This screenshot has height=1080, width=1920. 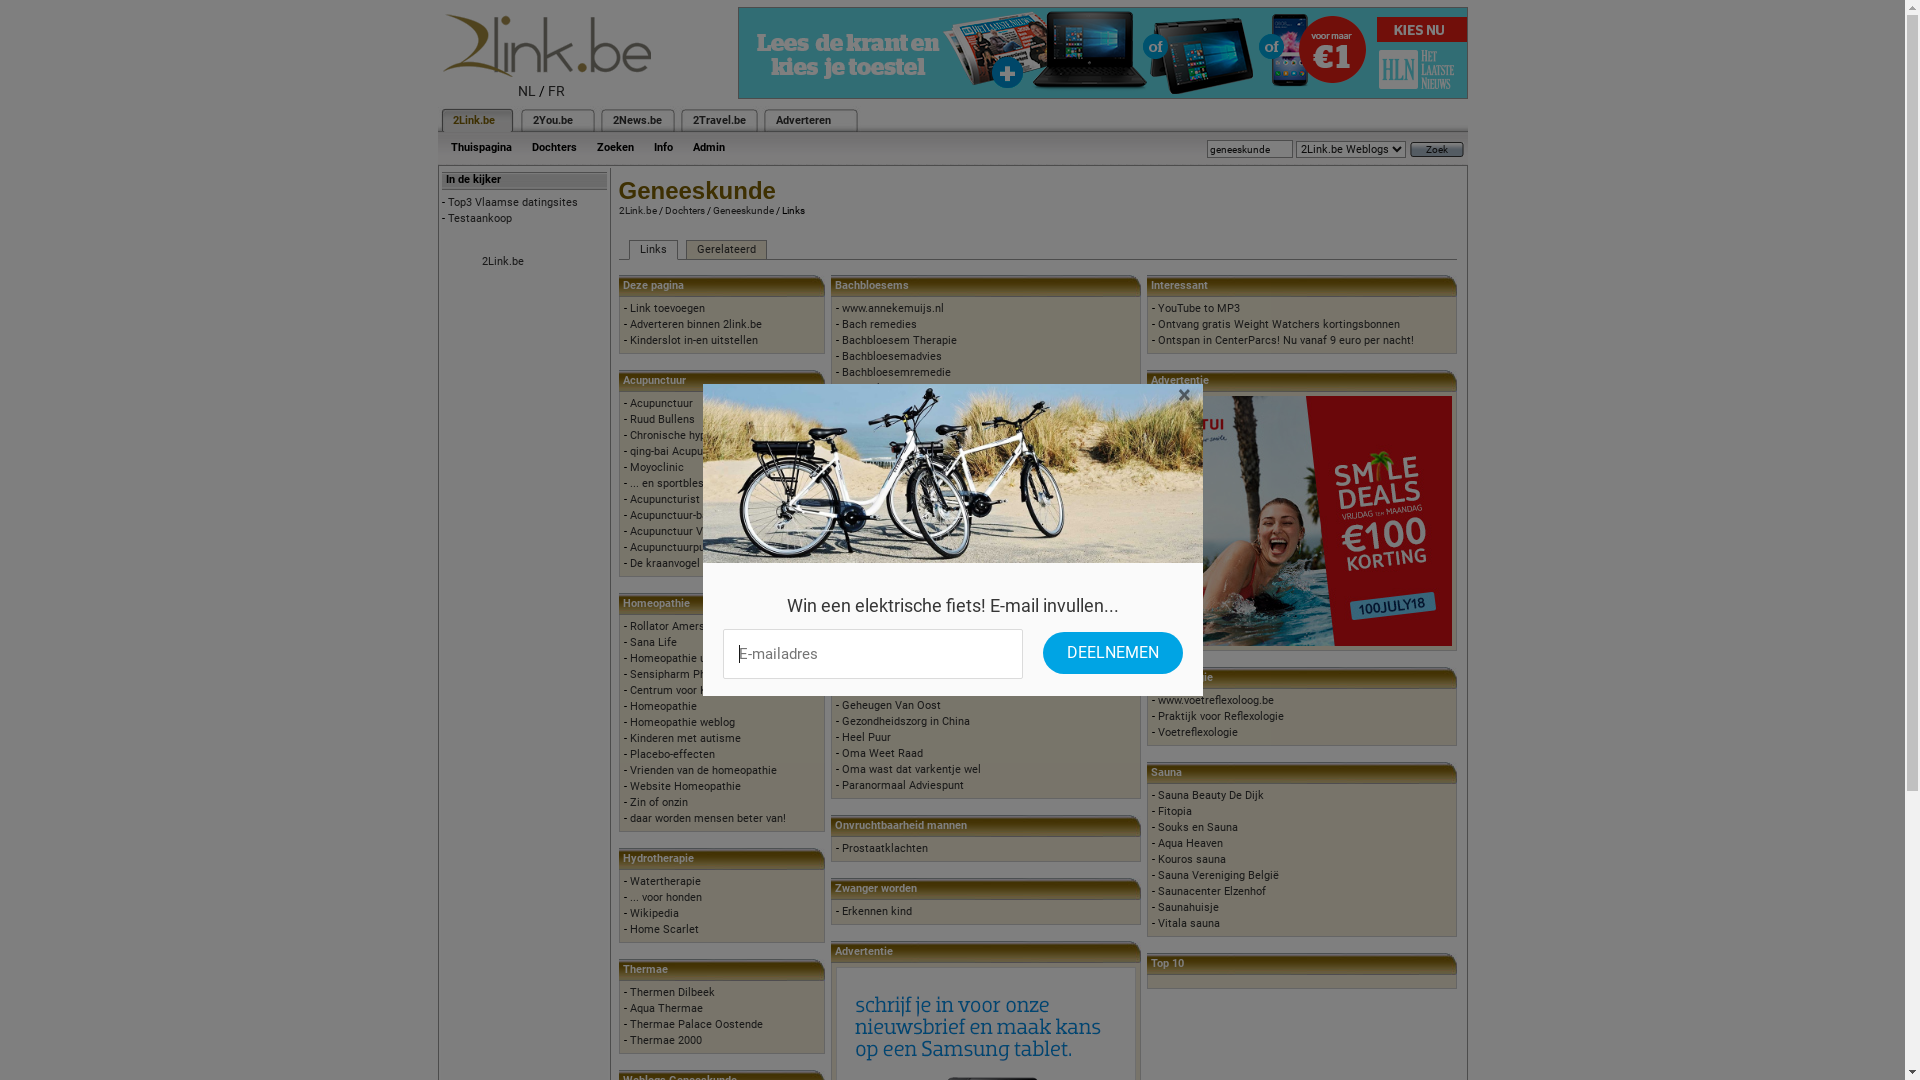 What do you see at coordinates (687, 658) in the screenshot?
I see `'Homeopathie uitgelegd'` at bounding box center [687, 658].